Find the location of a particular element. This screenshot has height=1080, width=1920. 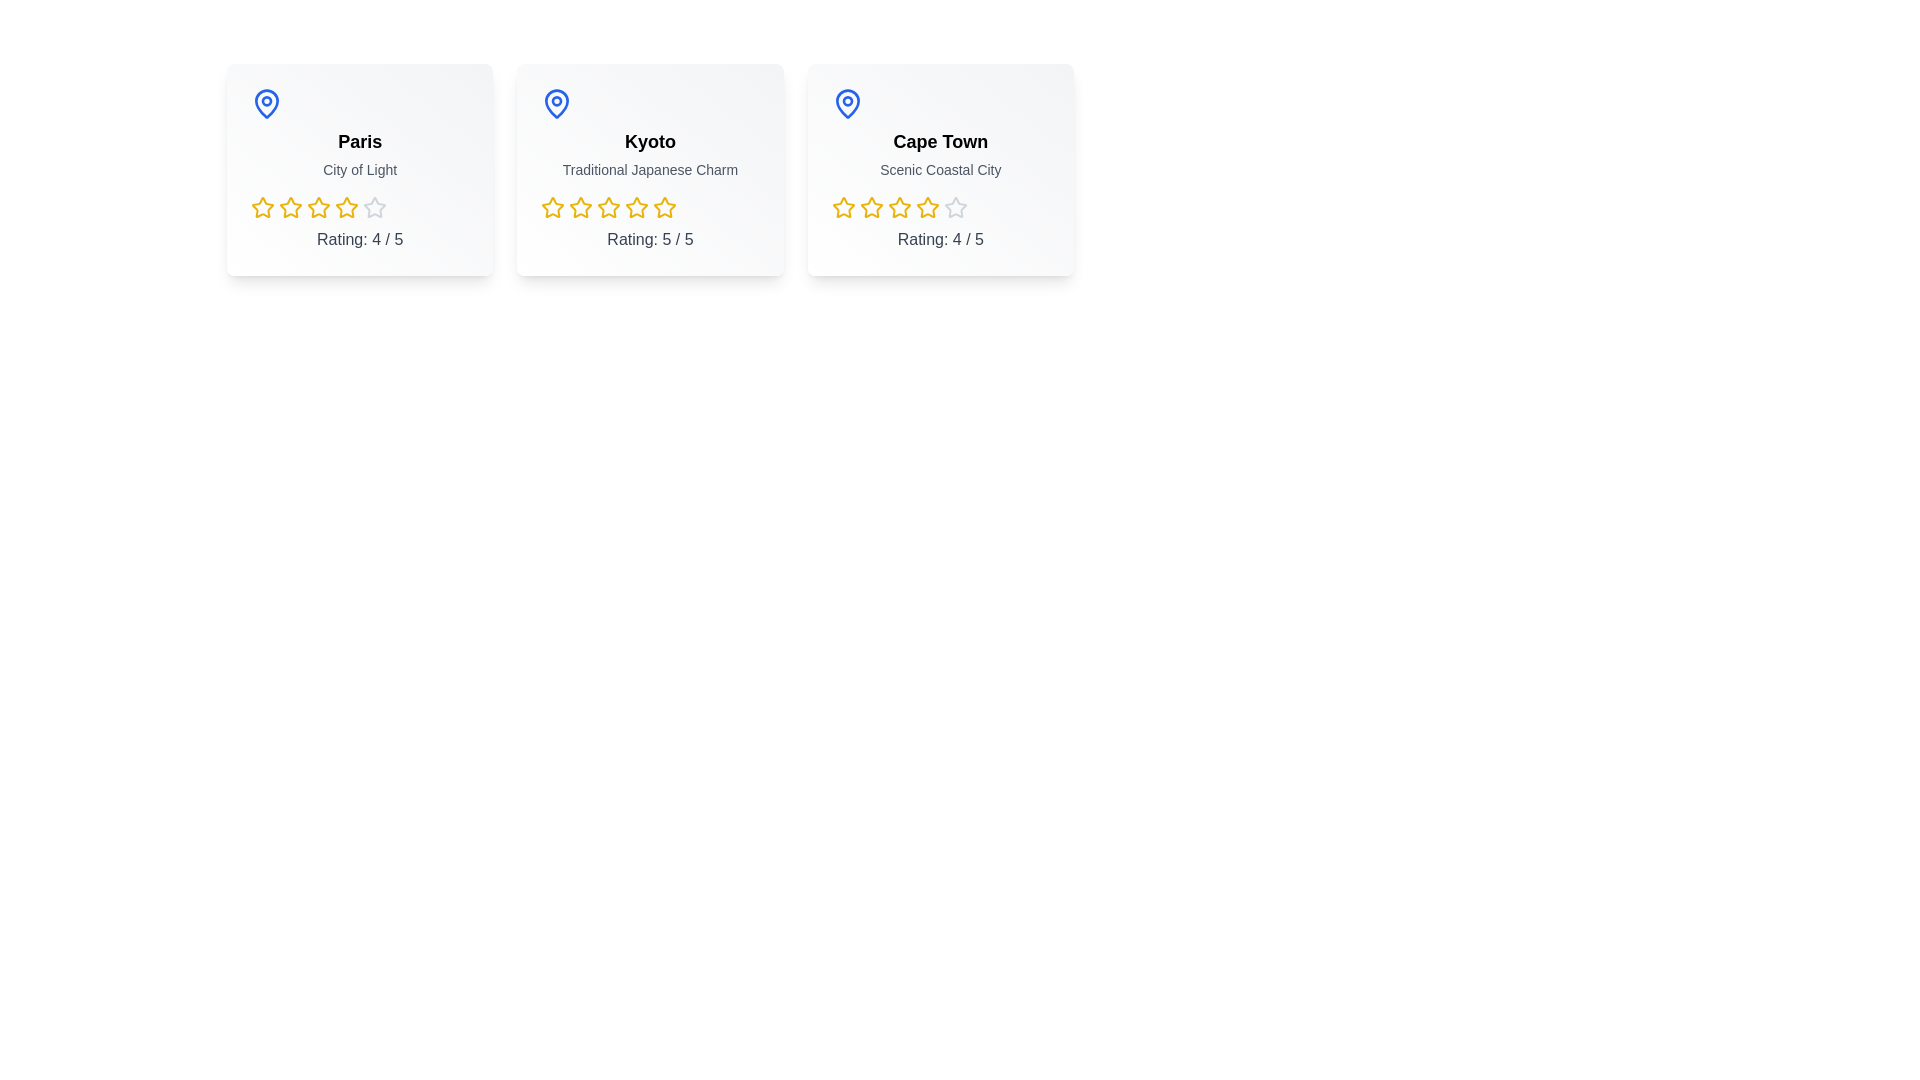

the description text of a destination to view its details is located at coordinates (360, 168).